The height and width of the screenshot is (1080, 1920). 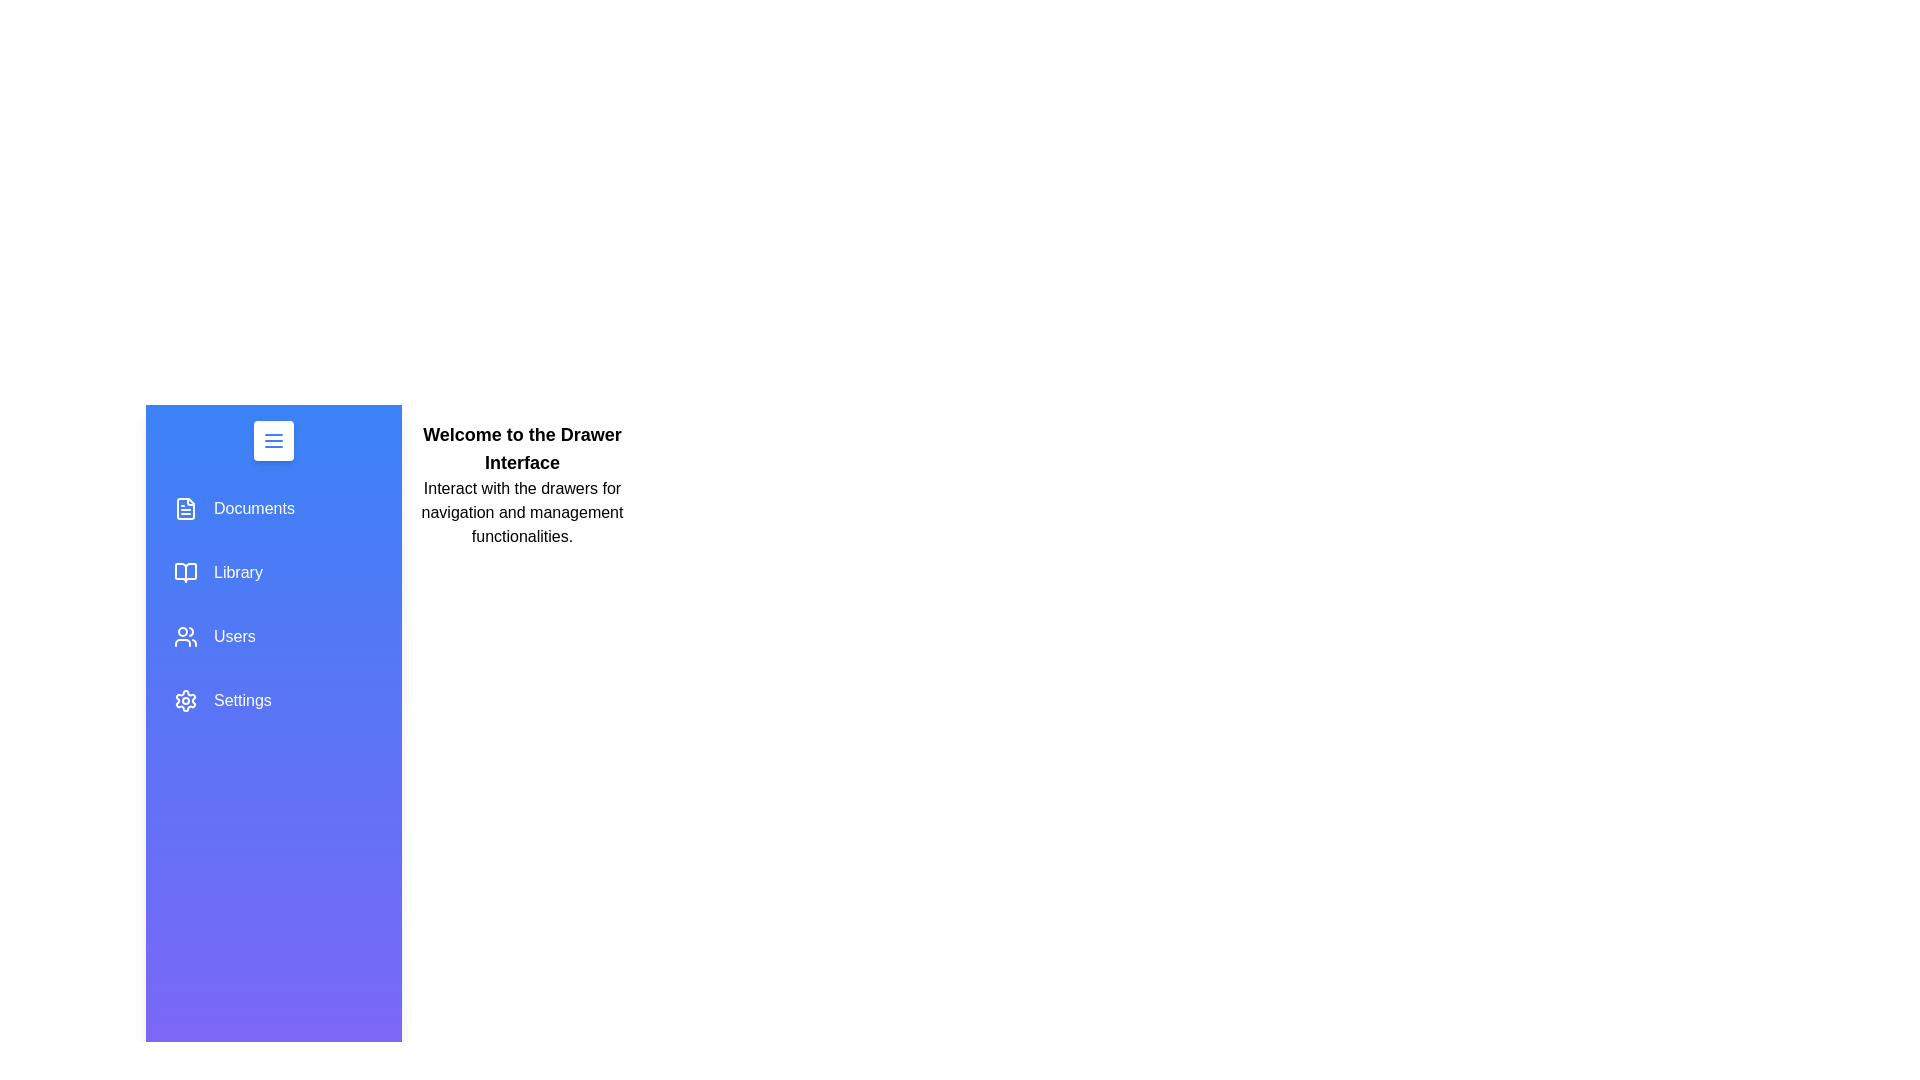 What do you see at coordinates (272, 573) in the screenshot?
I see `the section Library to highlight it` at bounding box center [272, 573].